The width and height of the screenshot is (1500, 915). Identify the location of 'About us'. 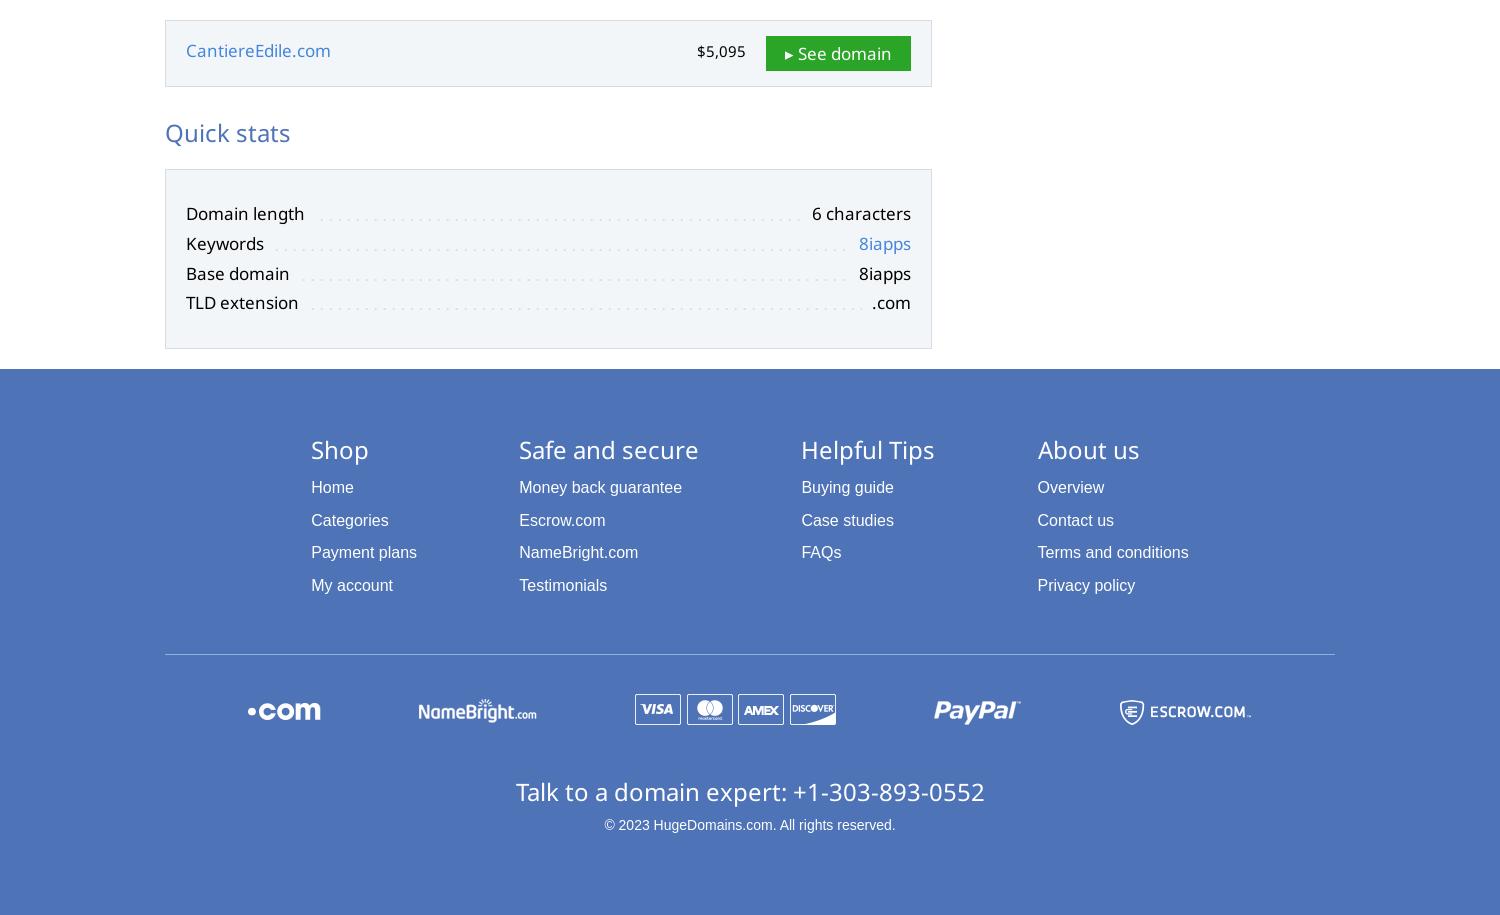
(1036, 448).